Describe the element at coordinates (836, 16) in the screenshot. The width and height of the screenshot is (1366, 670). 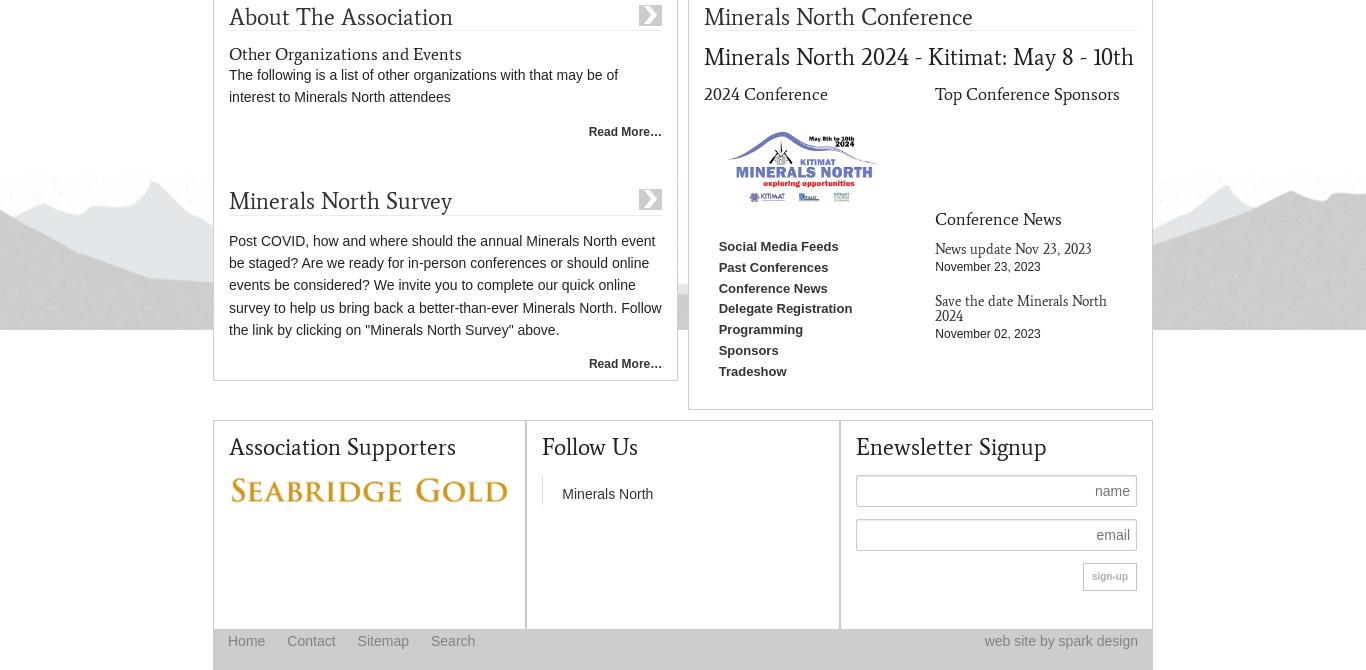
I see `'Minerals North Conference'` at that location.